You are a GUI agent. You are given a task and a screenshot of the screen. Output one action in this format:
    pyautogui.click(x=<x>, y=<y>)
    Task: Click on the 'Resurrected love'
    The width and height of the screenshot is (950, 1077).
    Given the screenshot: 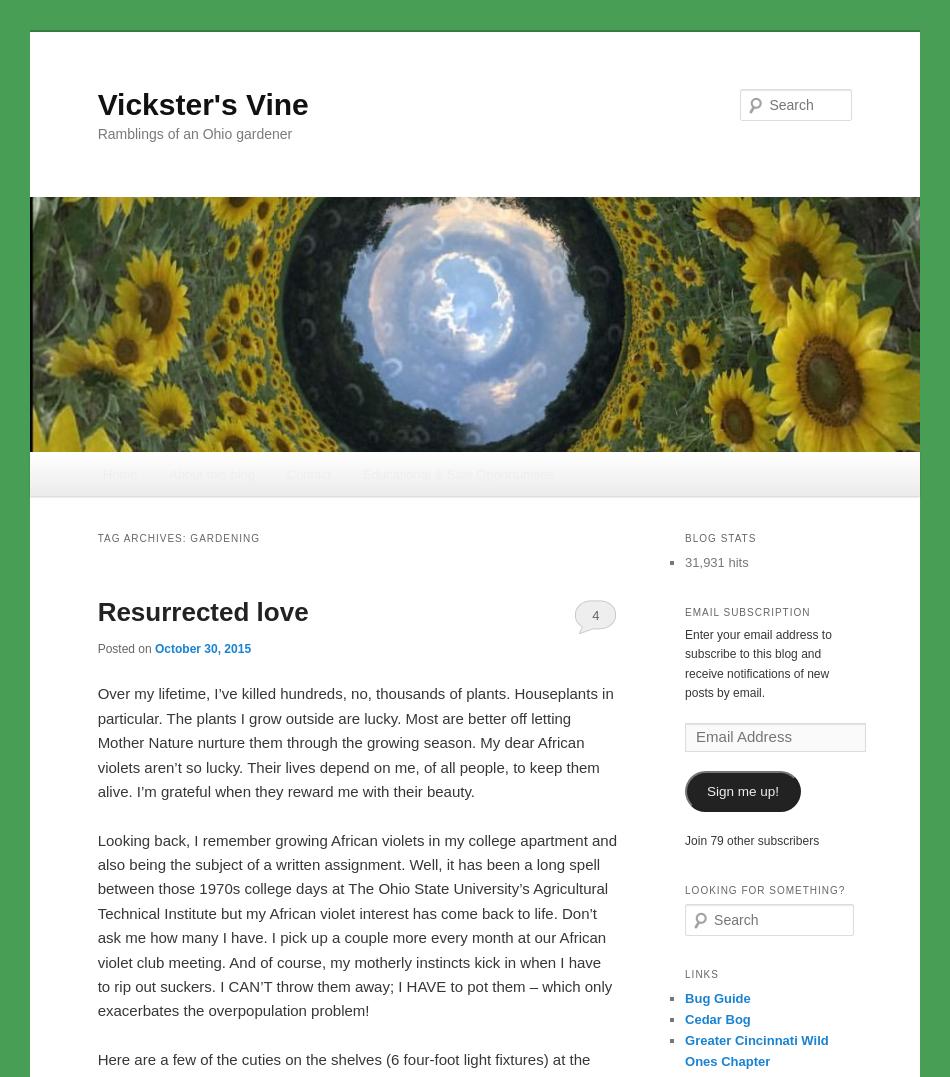 What is the action you would take?
    pyautogui.click(x=96, y=610)
    